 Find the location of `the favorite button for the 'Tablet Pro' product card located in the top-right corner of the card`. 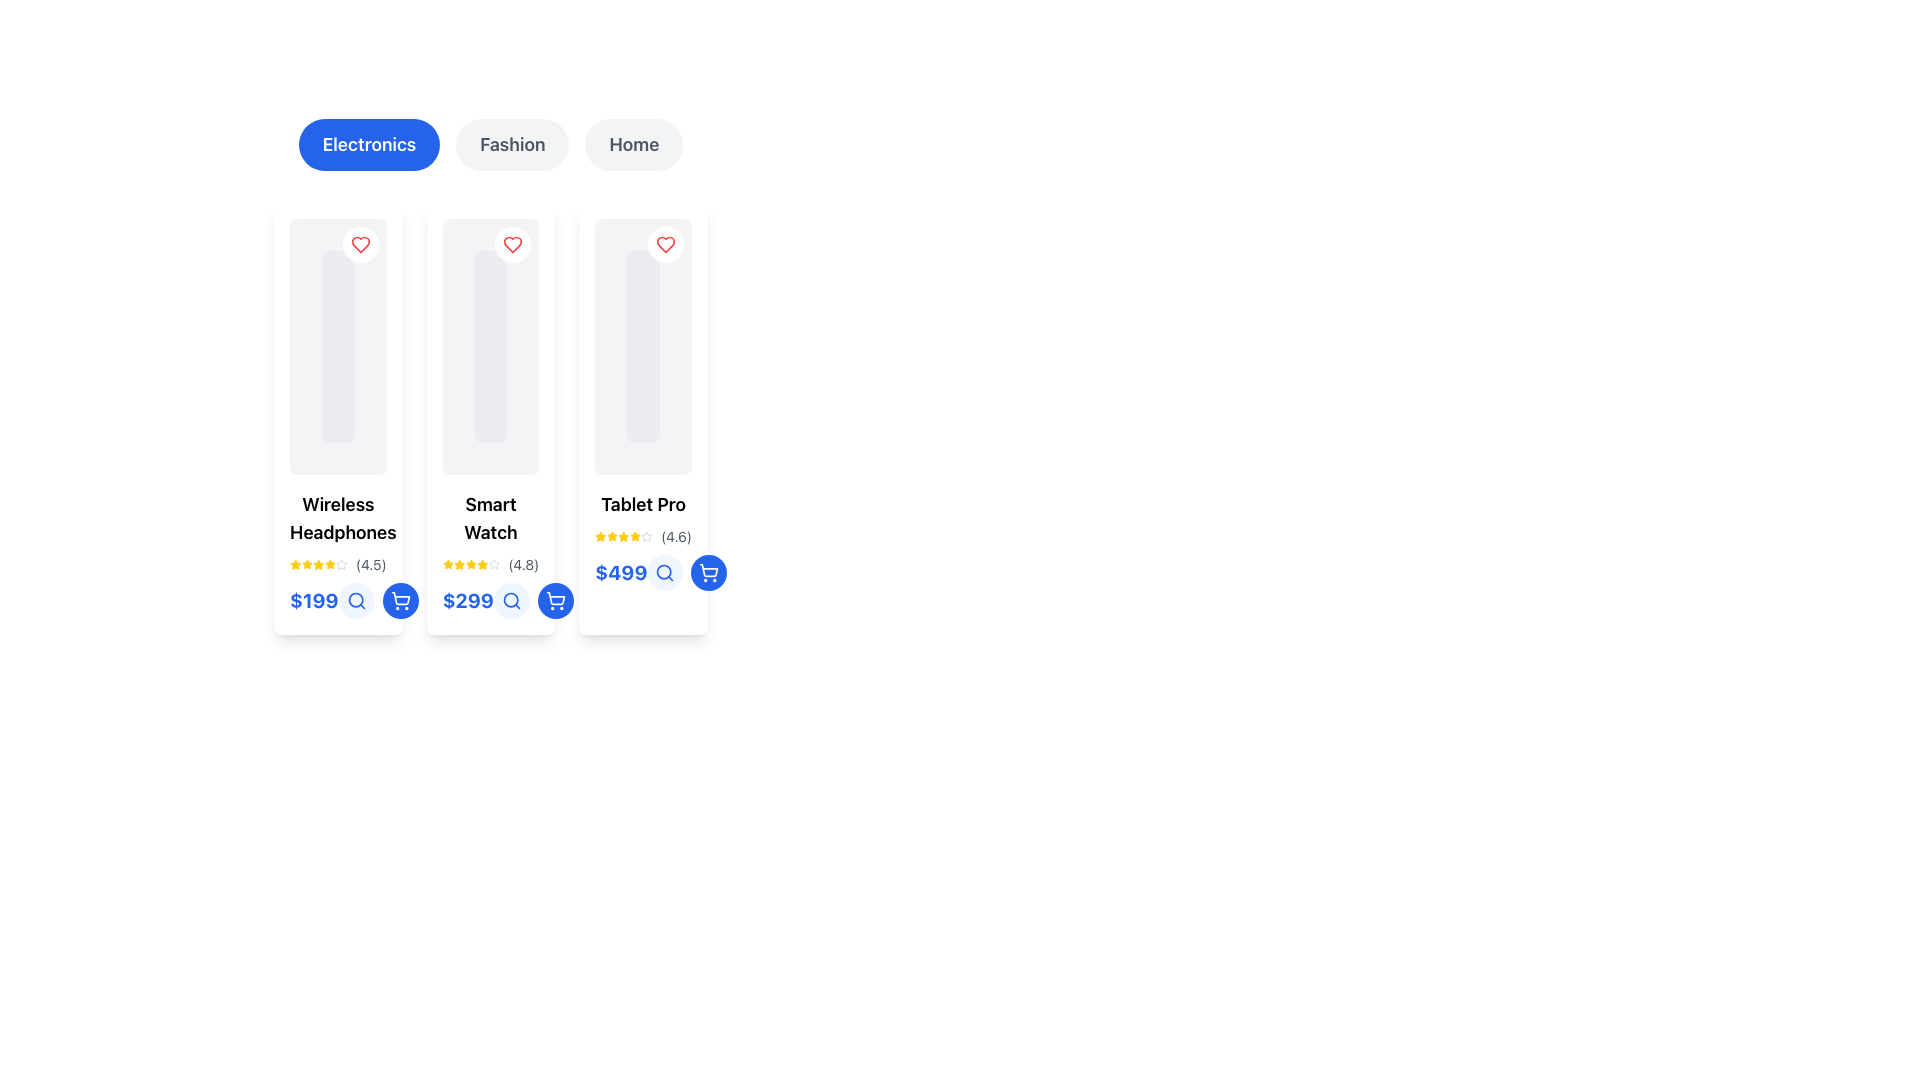

the favorite button for the 'Tablet Pro' product card located in the top-right corner of the card is located at coordinates (666, 244).